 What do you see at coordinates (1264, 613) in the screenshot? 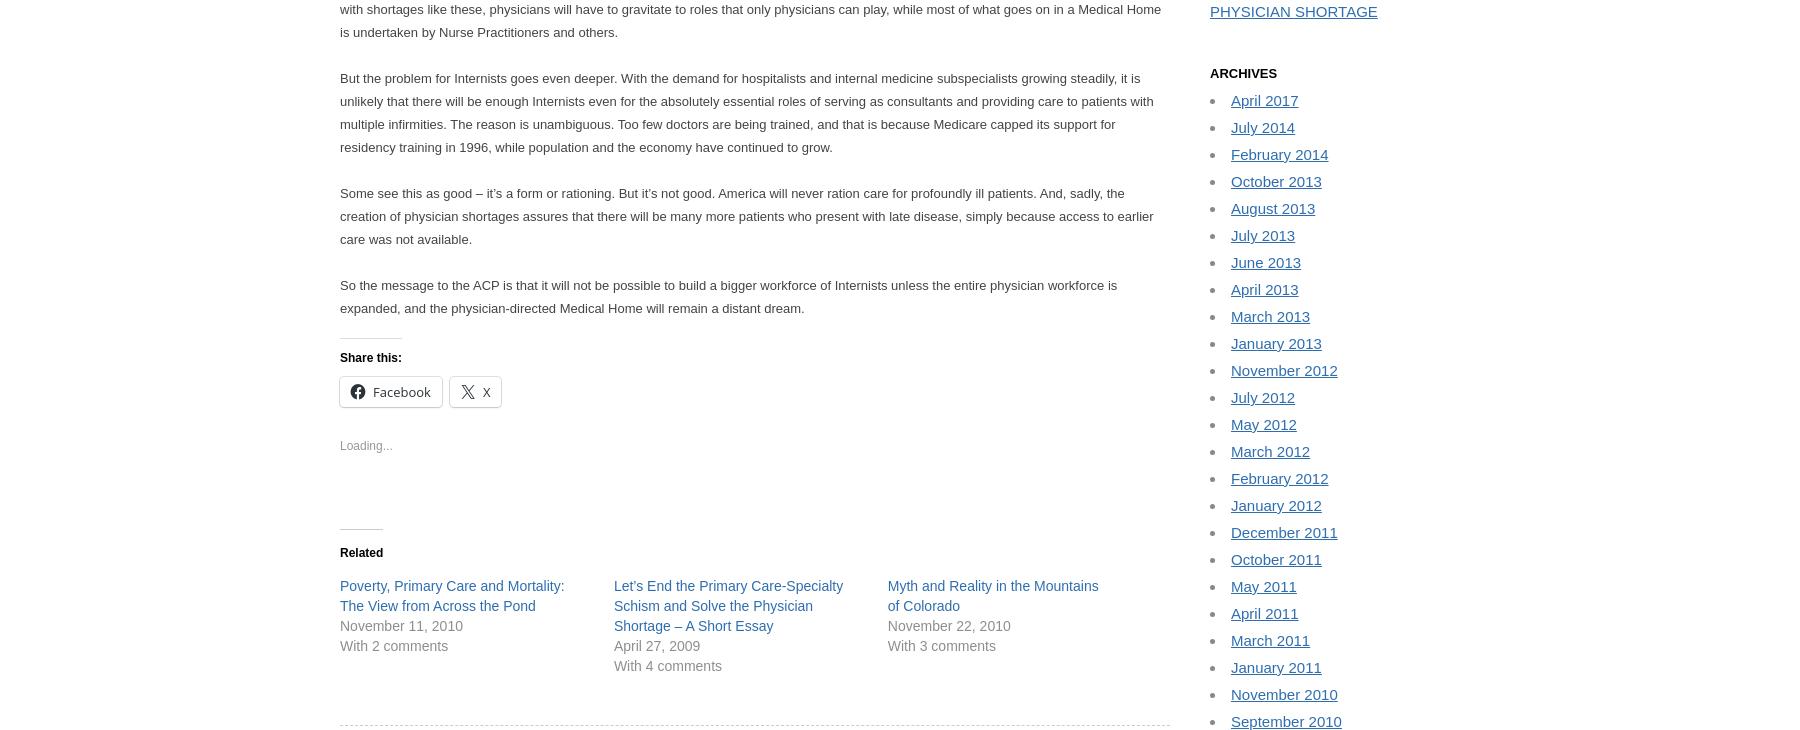
I see `'April 2011'` at bounding box center [1264, 613].